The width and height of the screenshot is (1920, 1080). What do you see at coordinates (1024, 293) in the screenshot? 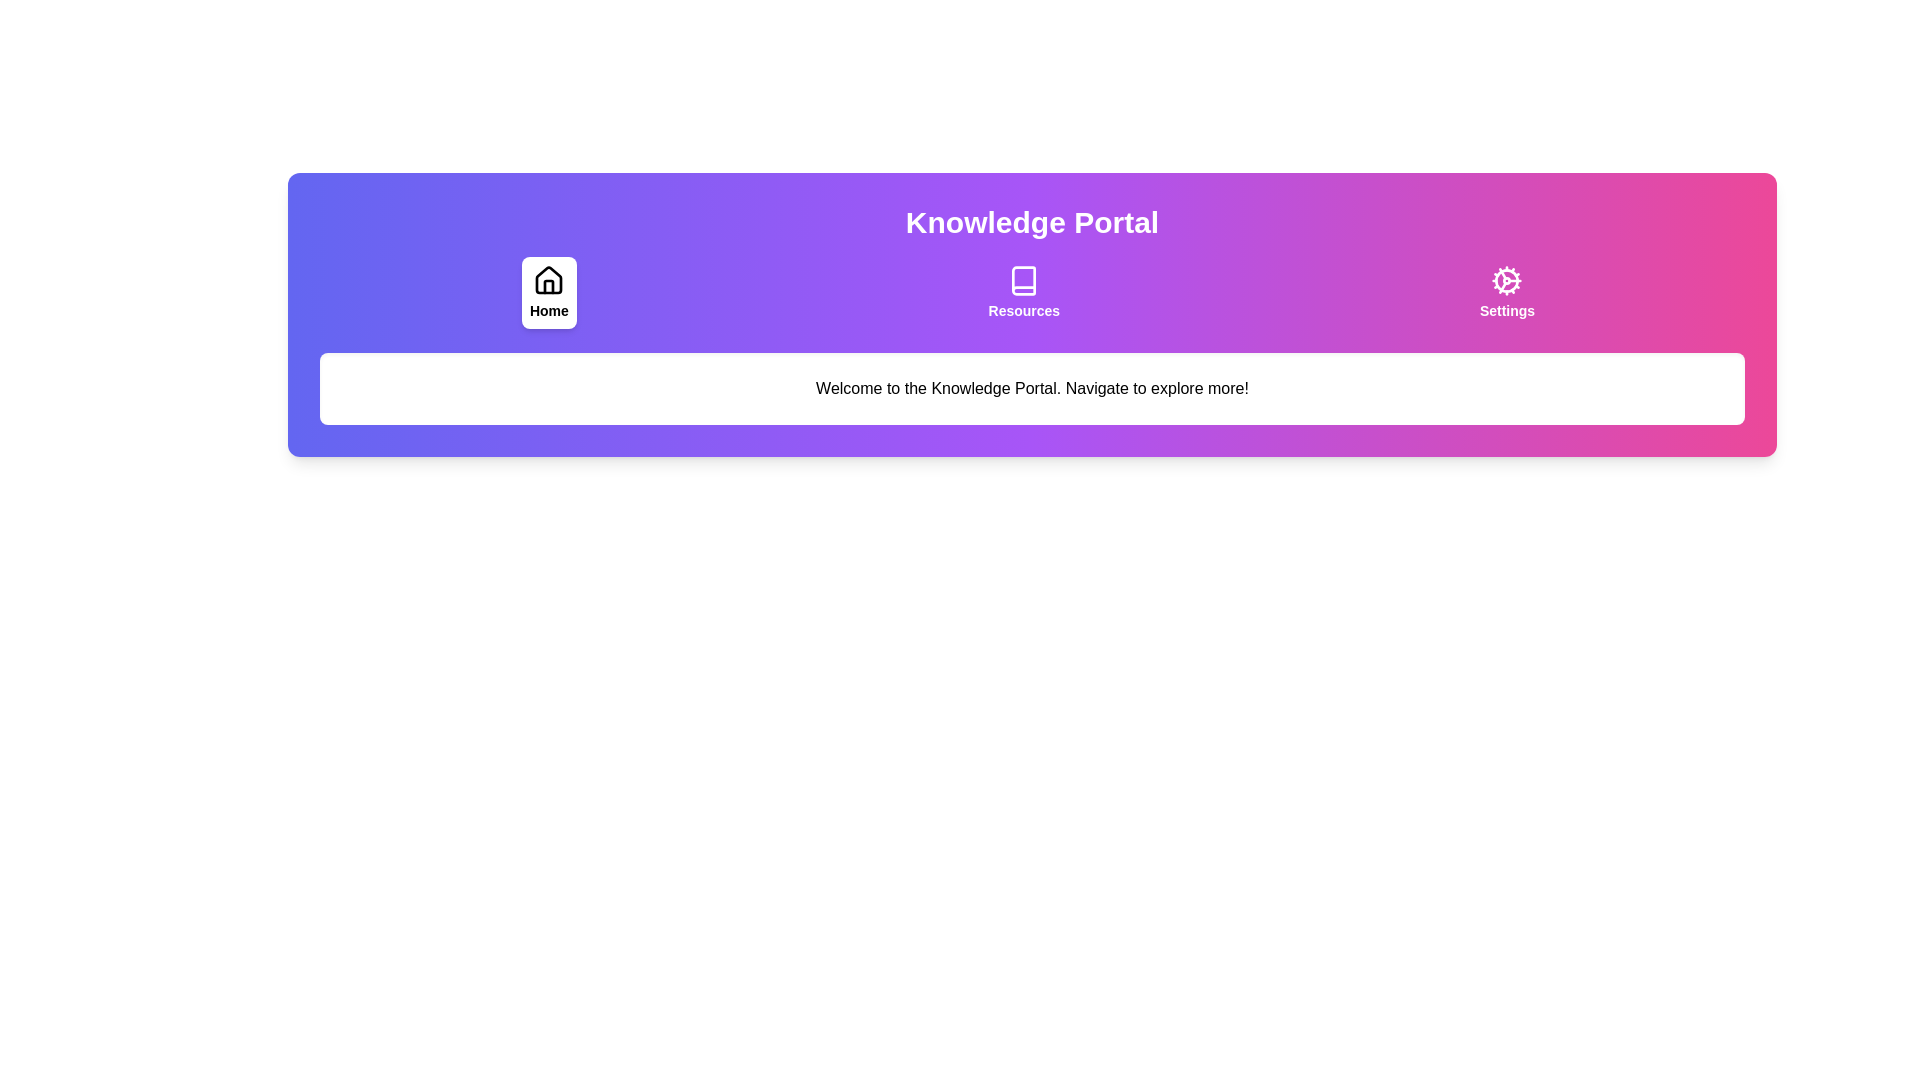
I see `the tab labeled Resources` at bounding box center [1024, 293].